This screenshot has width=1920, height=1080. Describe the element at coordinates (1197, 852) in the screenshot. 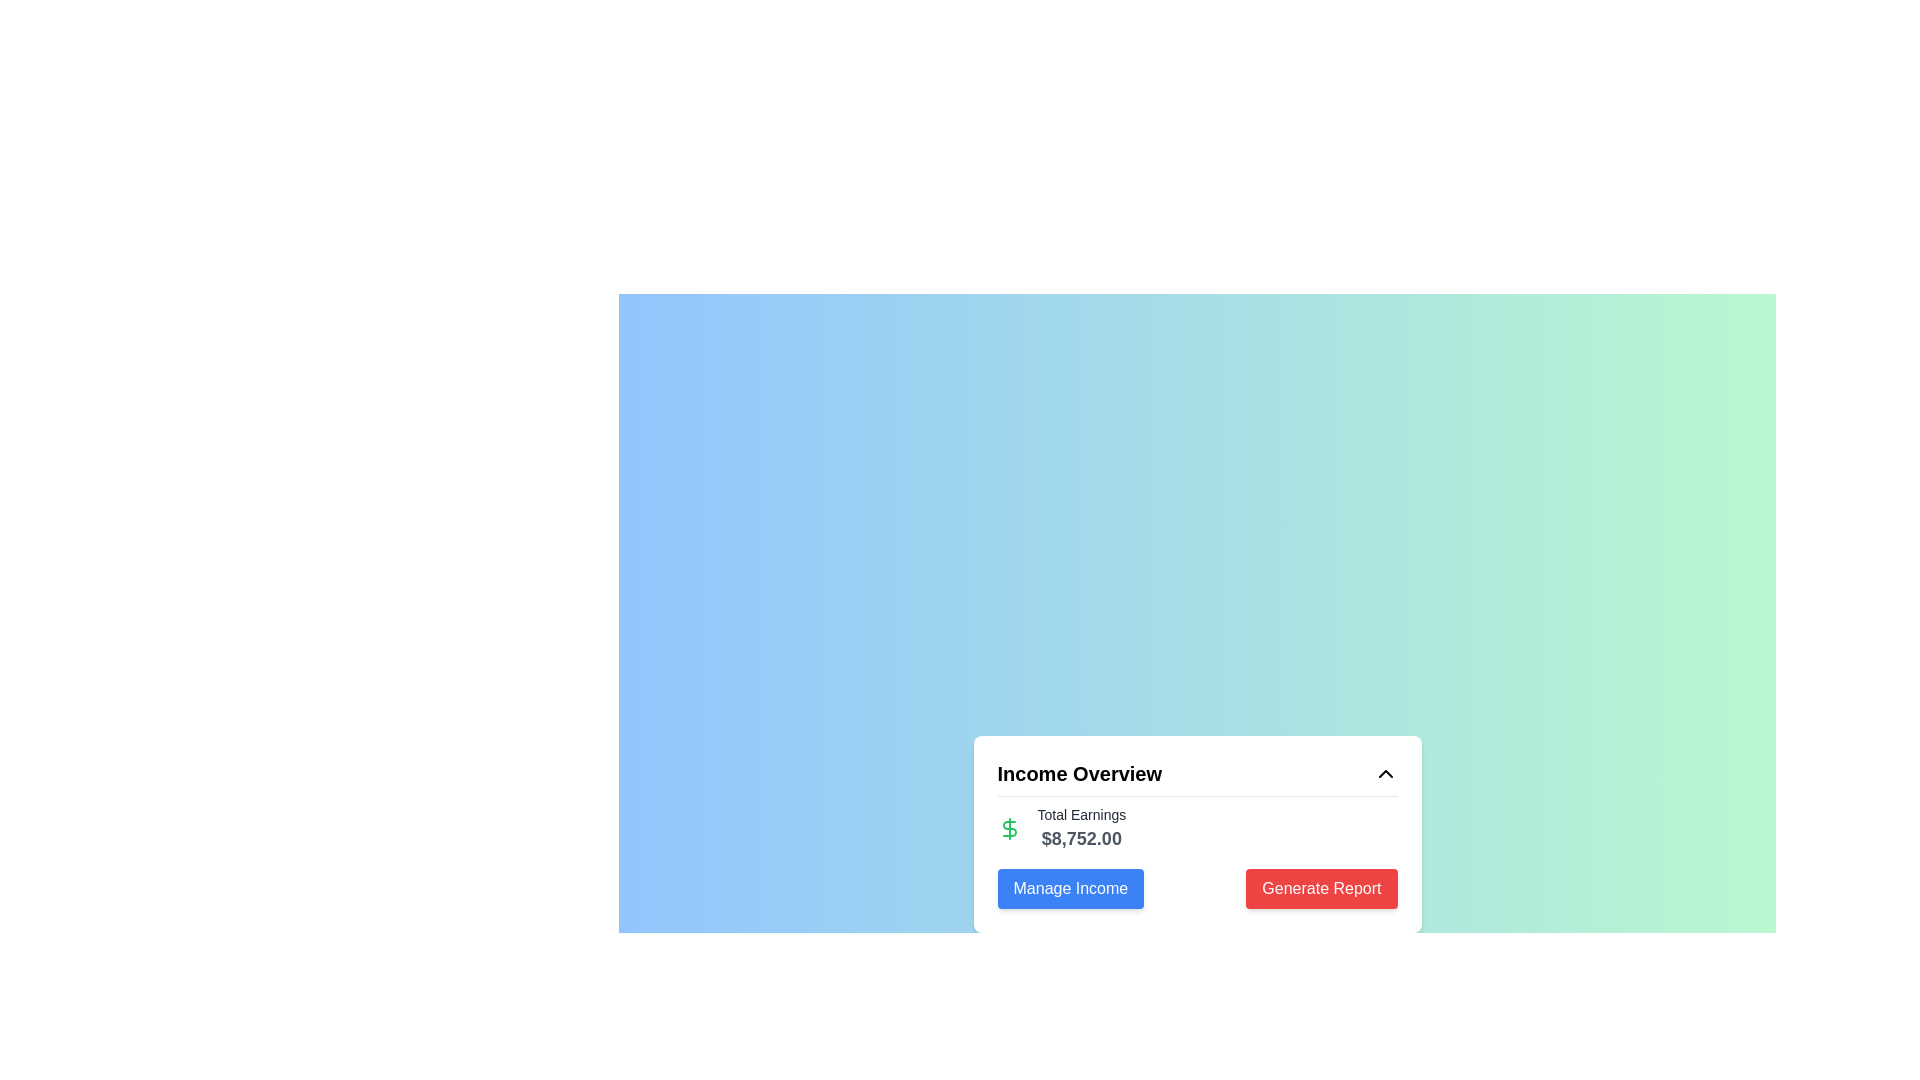

I see `the 'Income Overview' section` at that location.